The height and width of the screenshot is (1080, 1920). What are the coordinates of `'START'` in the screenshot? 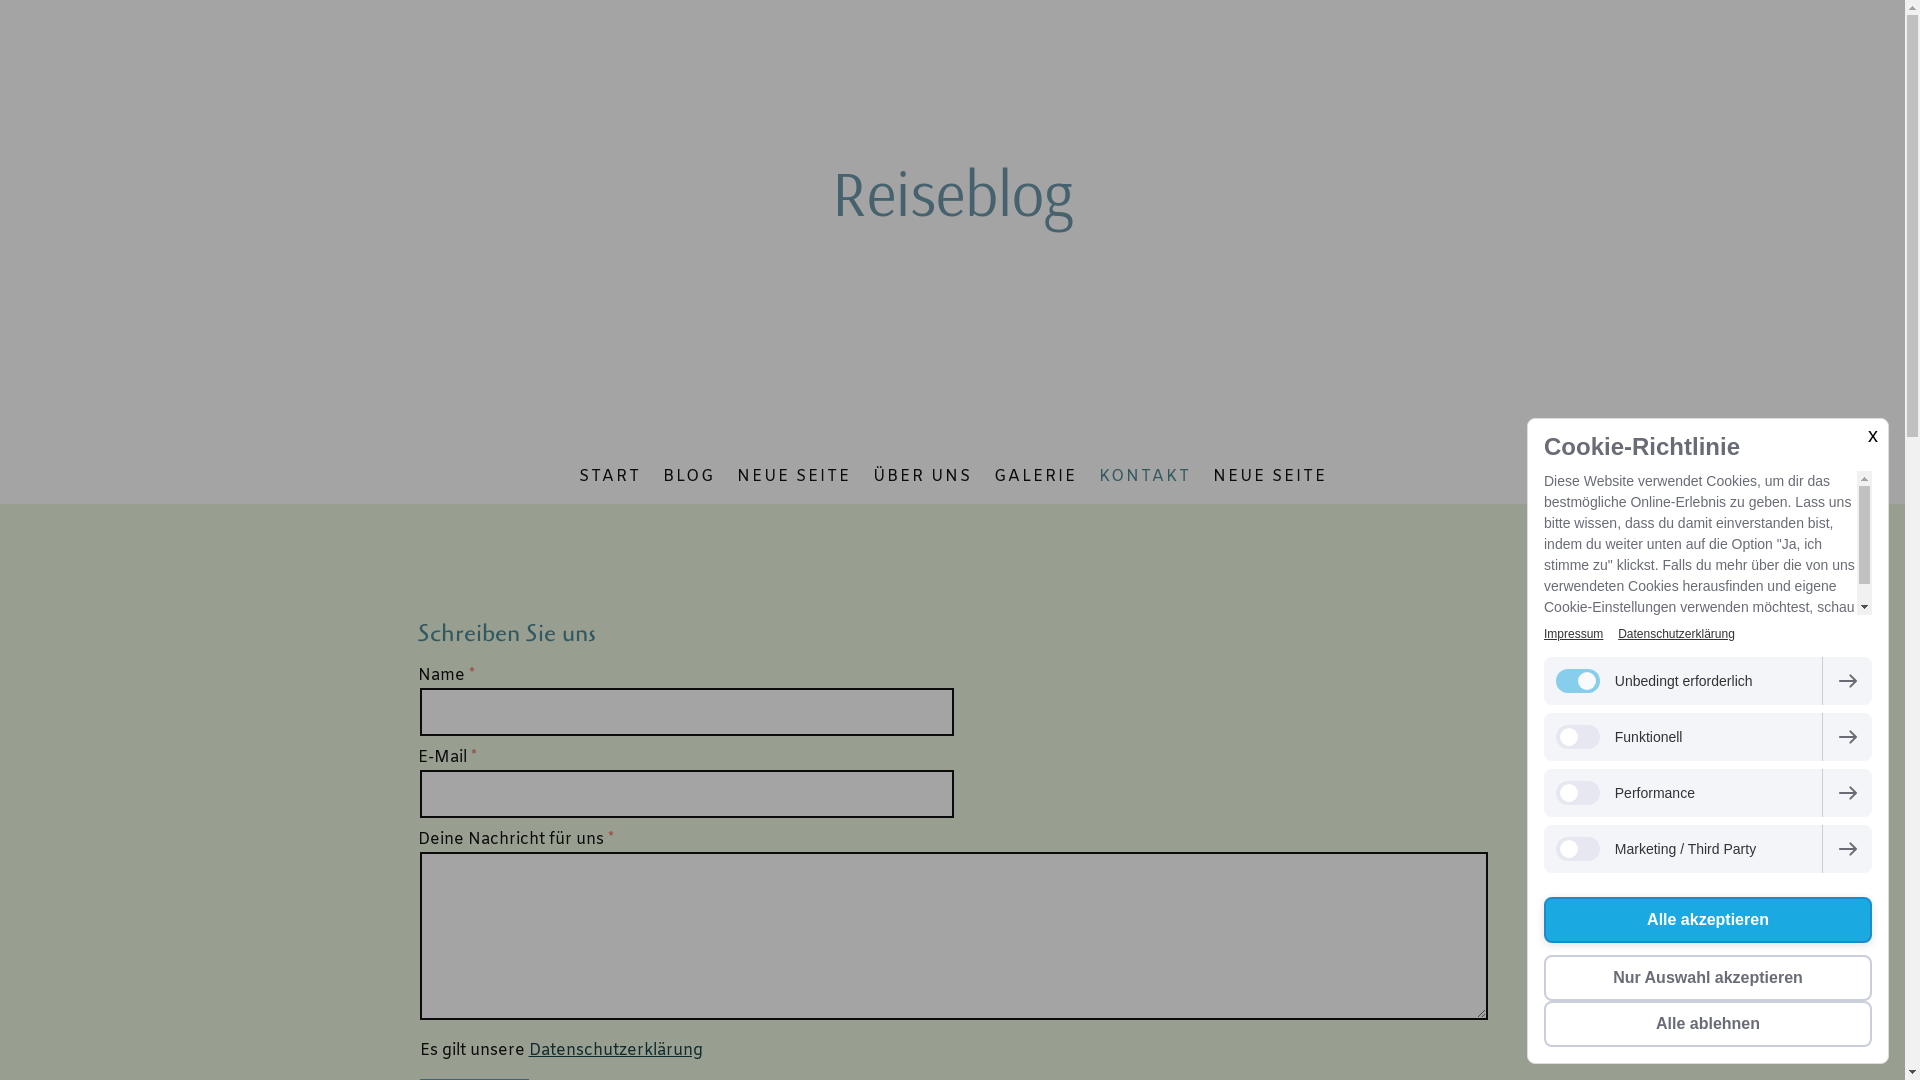 It's located at (608, 477).